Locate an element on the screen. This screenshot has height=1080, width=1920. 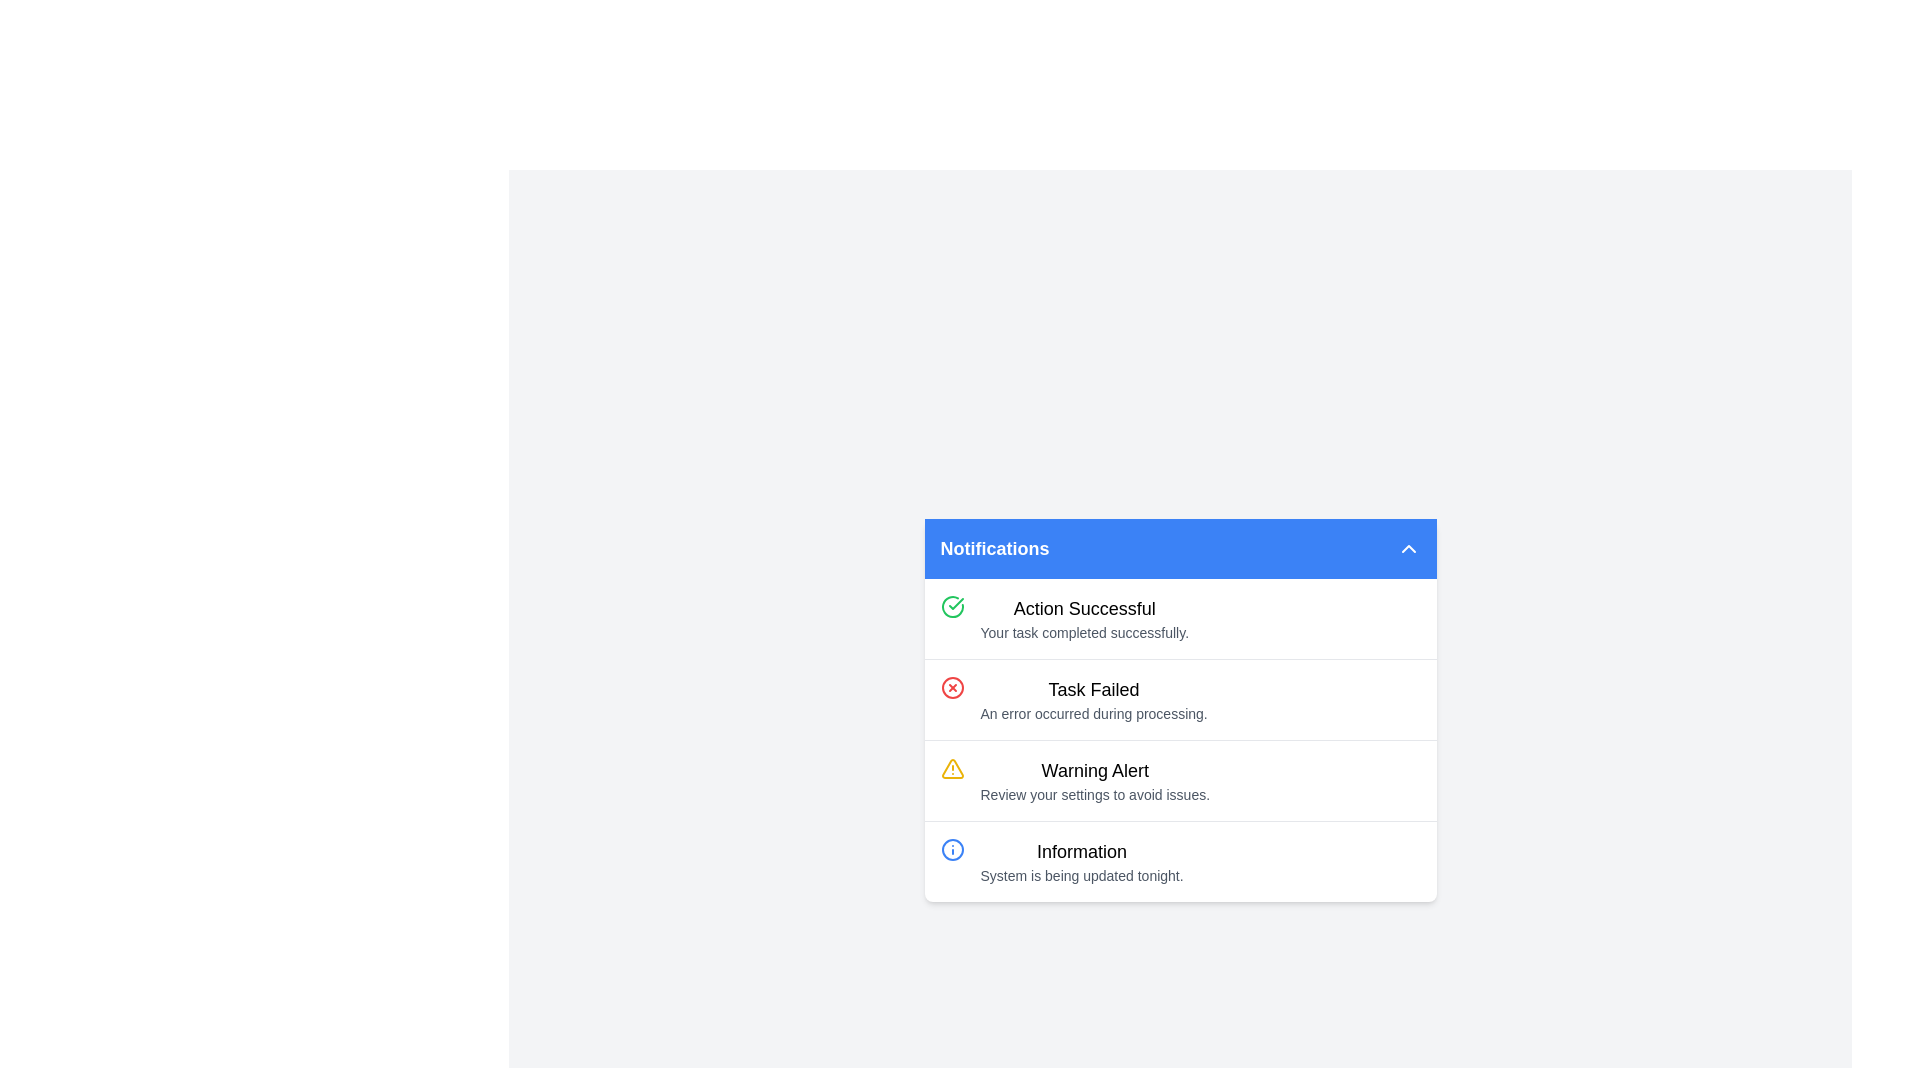
the non-interactive error message text displayed in the notification panel, located below the bold title 'Task Failed' is located at coordinates (1093, 712).